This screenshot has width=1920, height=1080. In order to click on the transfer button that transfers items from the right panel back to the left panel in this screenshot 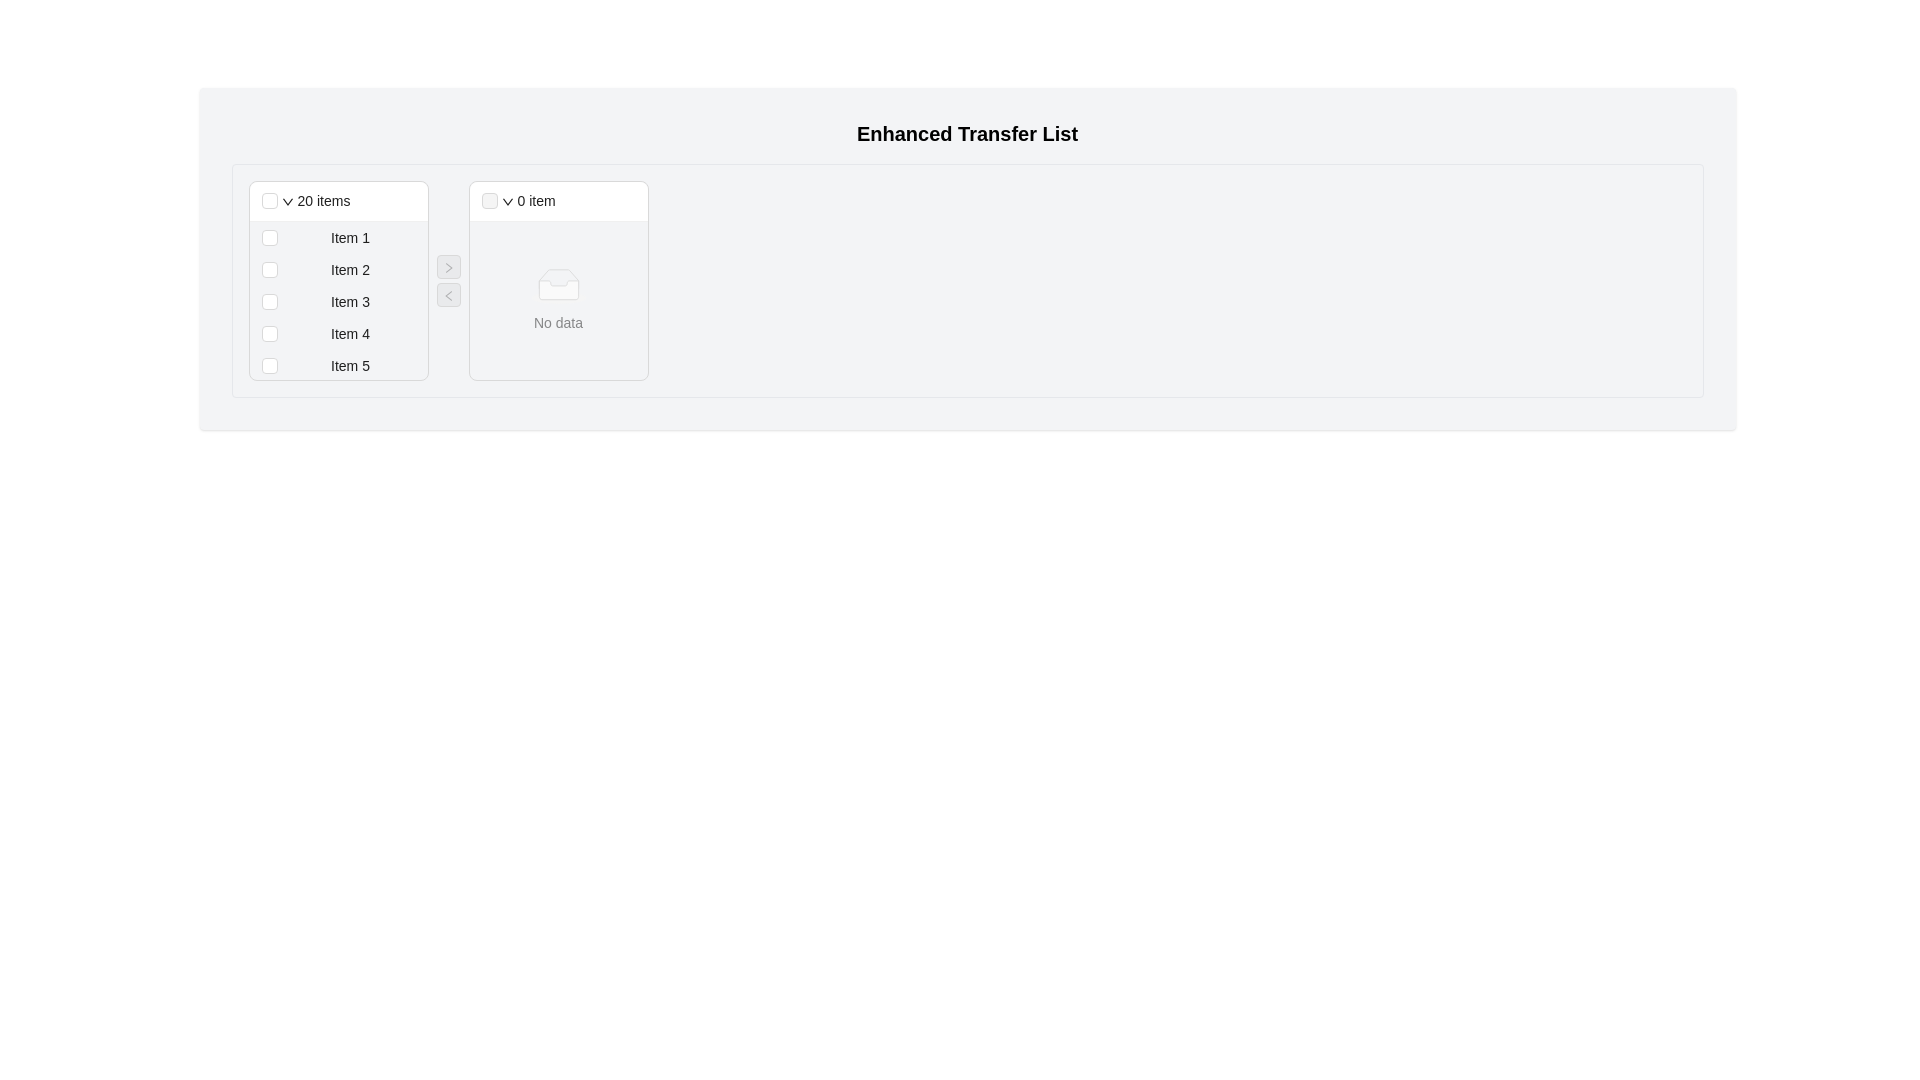, I will do `click(447, 295)`.